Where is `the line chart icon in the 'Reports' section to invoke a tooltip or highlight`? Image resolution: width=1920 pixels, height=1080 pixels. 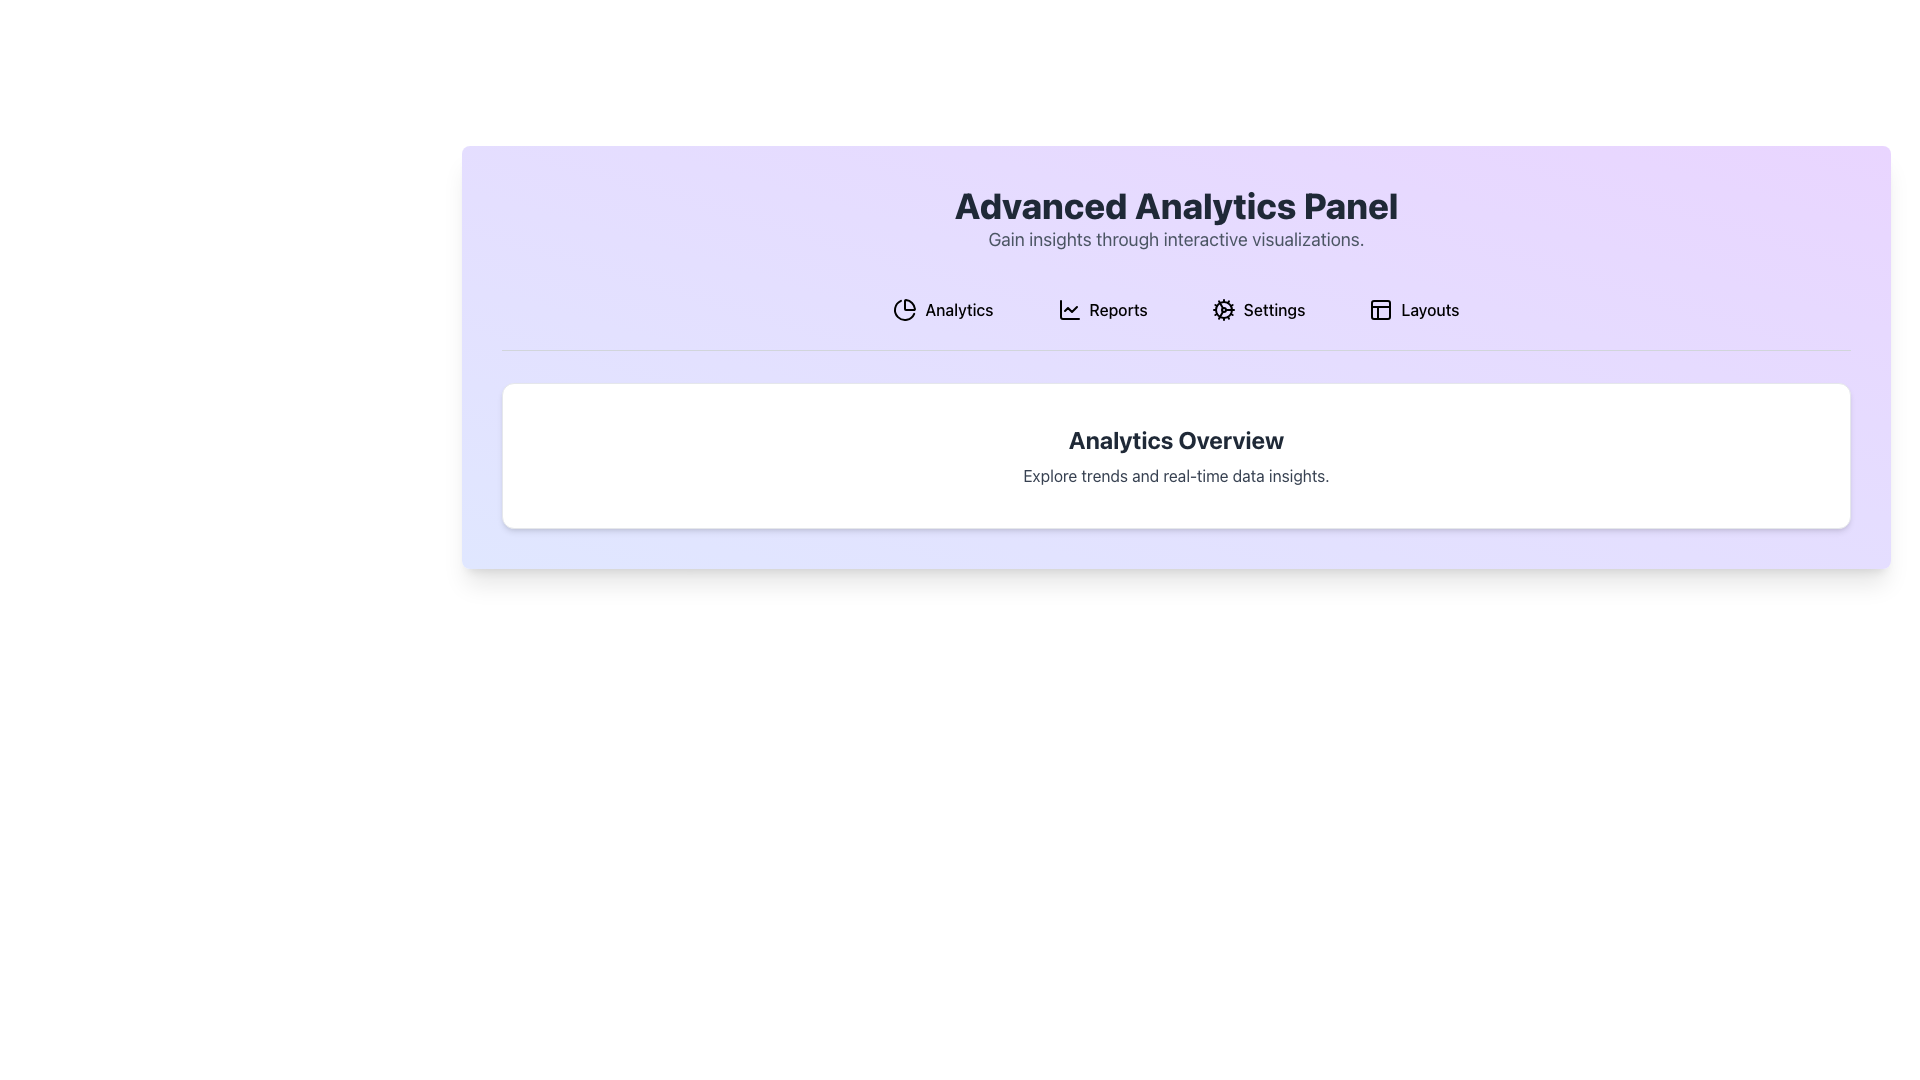
the line chart icon in the 'Reports' section to invoke a tooltip or highlight is located at coordinates (1068, 309).